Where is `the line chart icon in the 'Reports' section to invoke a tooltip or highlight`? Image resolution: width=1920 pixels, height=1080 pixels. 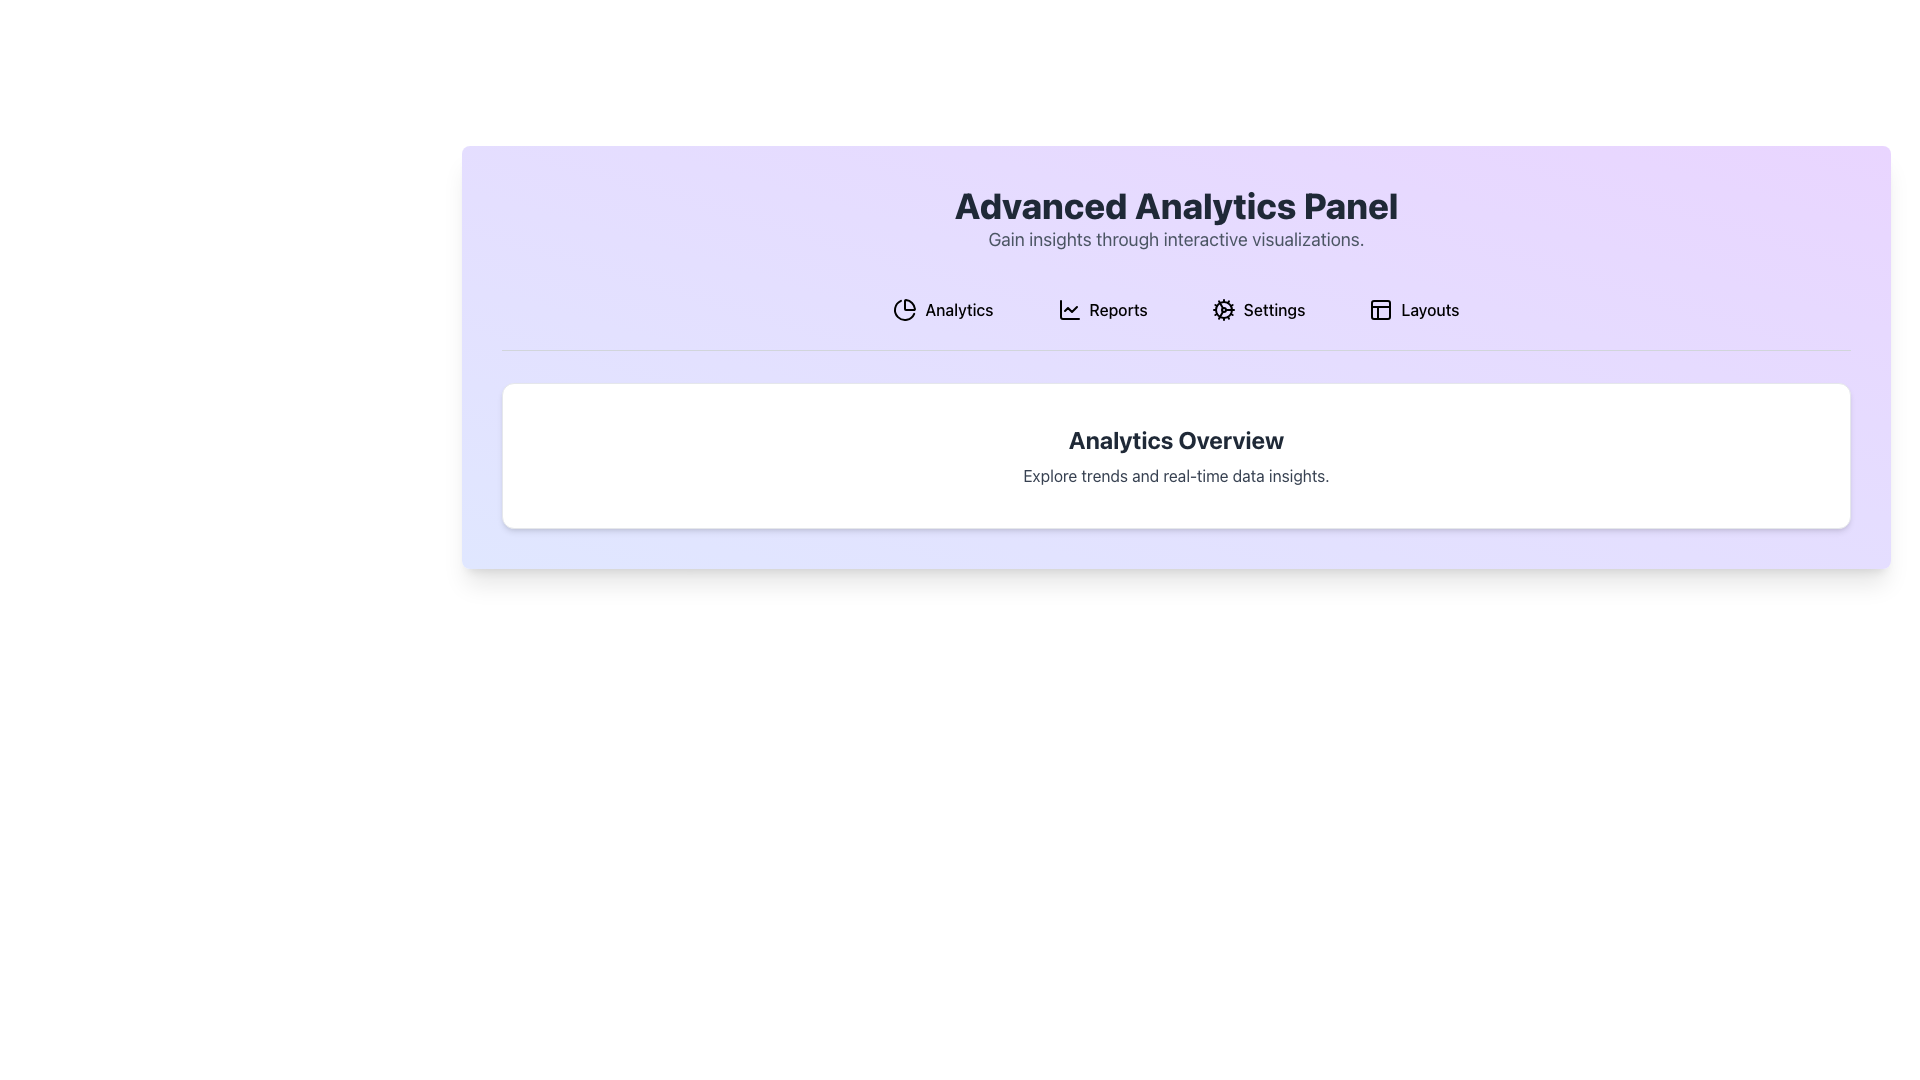
the line chart icon in the 'Reports' section to invoke a tooltip or highlight is located at coordinates (1068, 309).